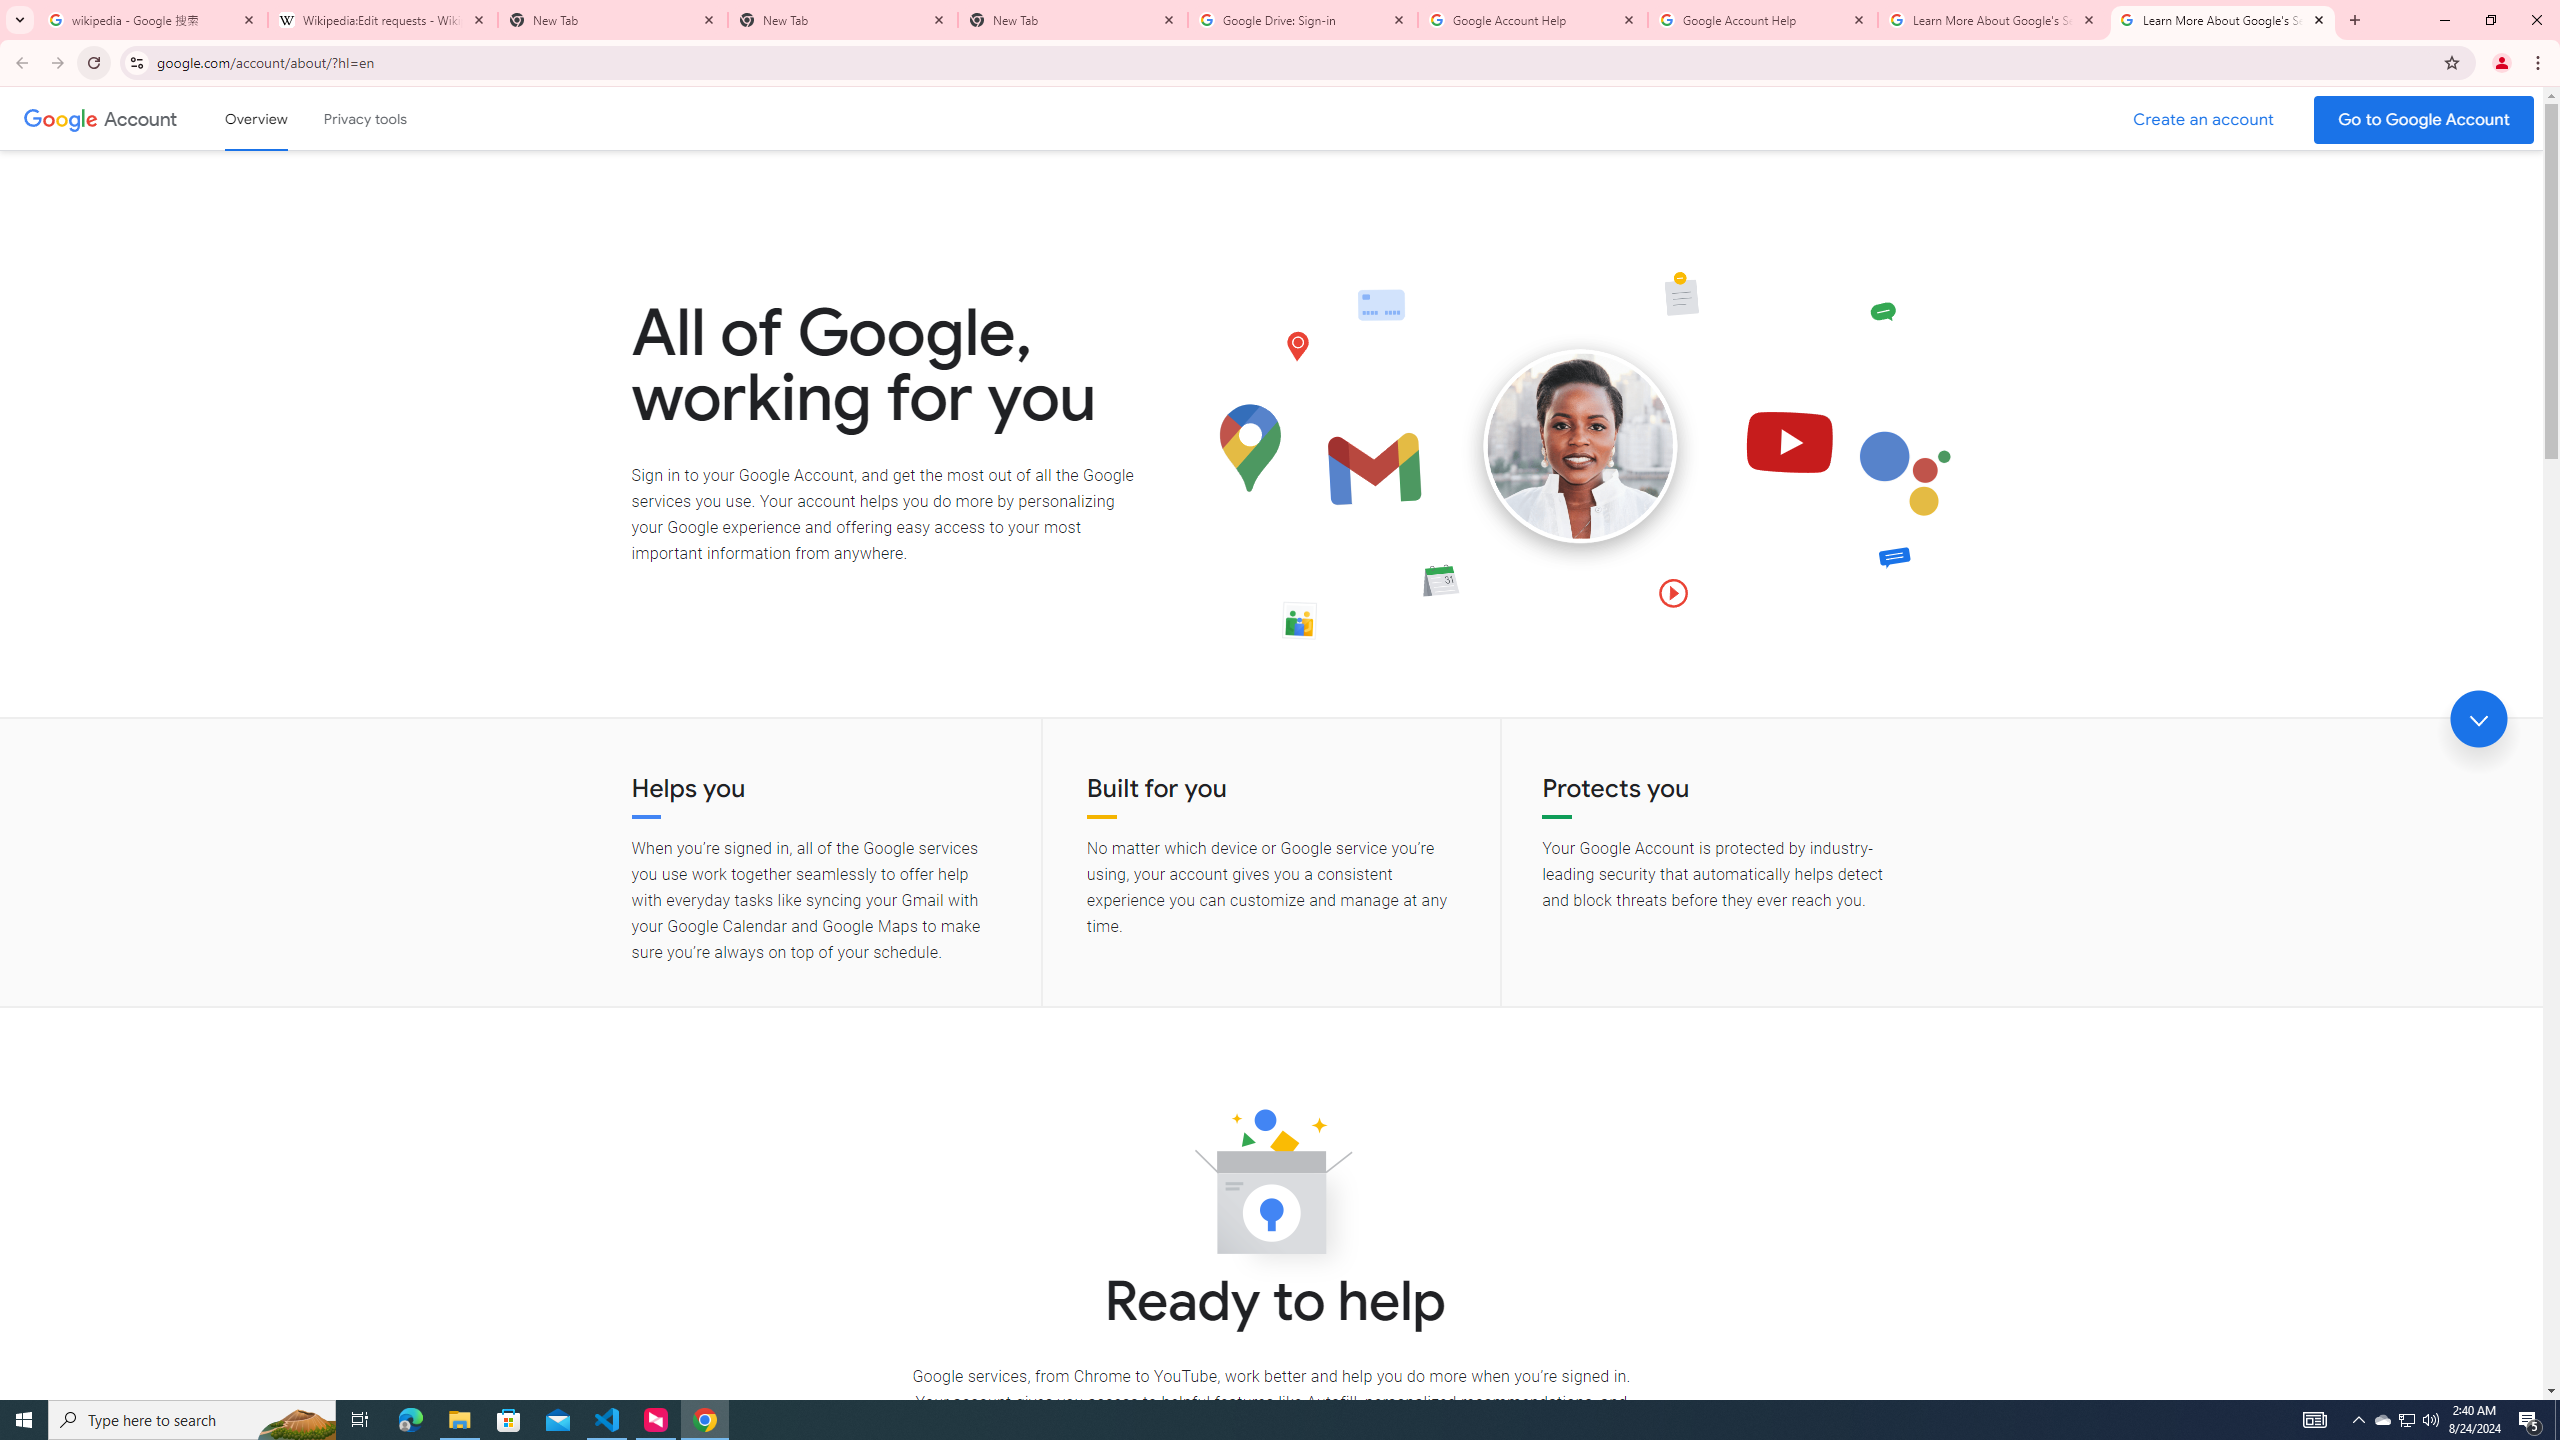 This screenshot has height=1440, width=2560. What do you see at coordinates (256, 118) in the screenshot?
I see `'Google Account overview'` at bounding box center [256, 118].